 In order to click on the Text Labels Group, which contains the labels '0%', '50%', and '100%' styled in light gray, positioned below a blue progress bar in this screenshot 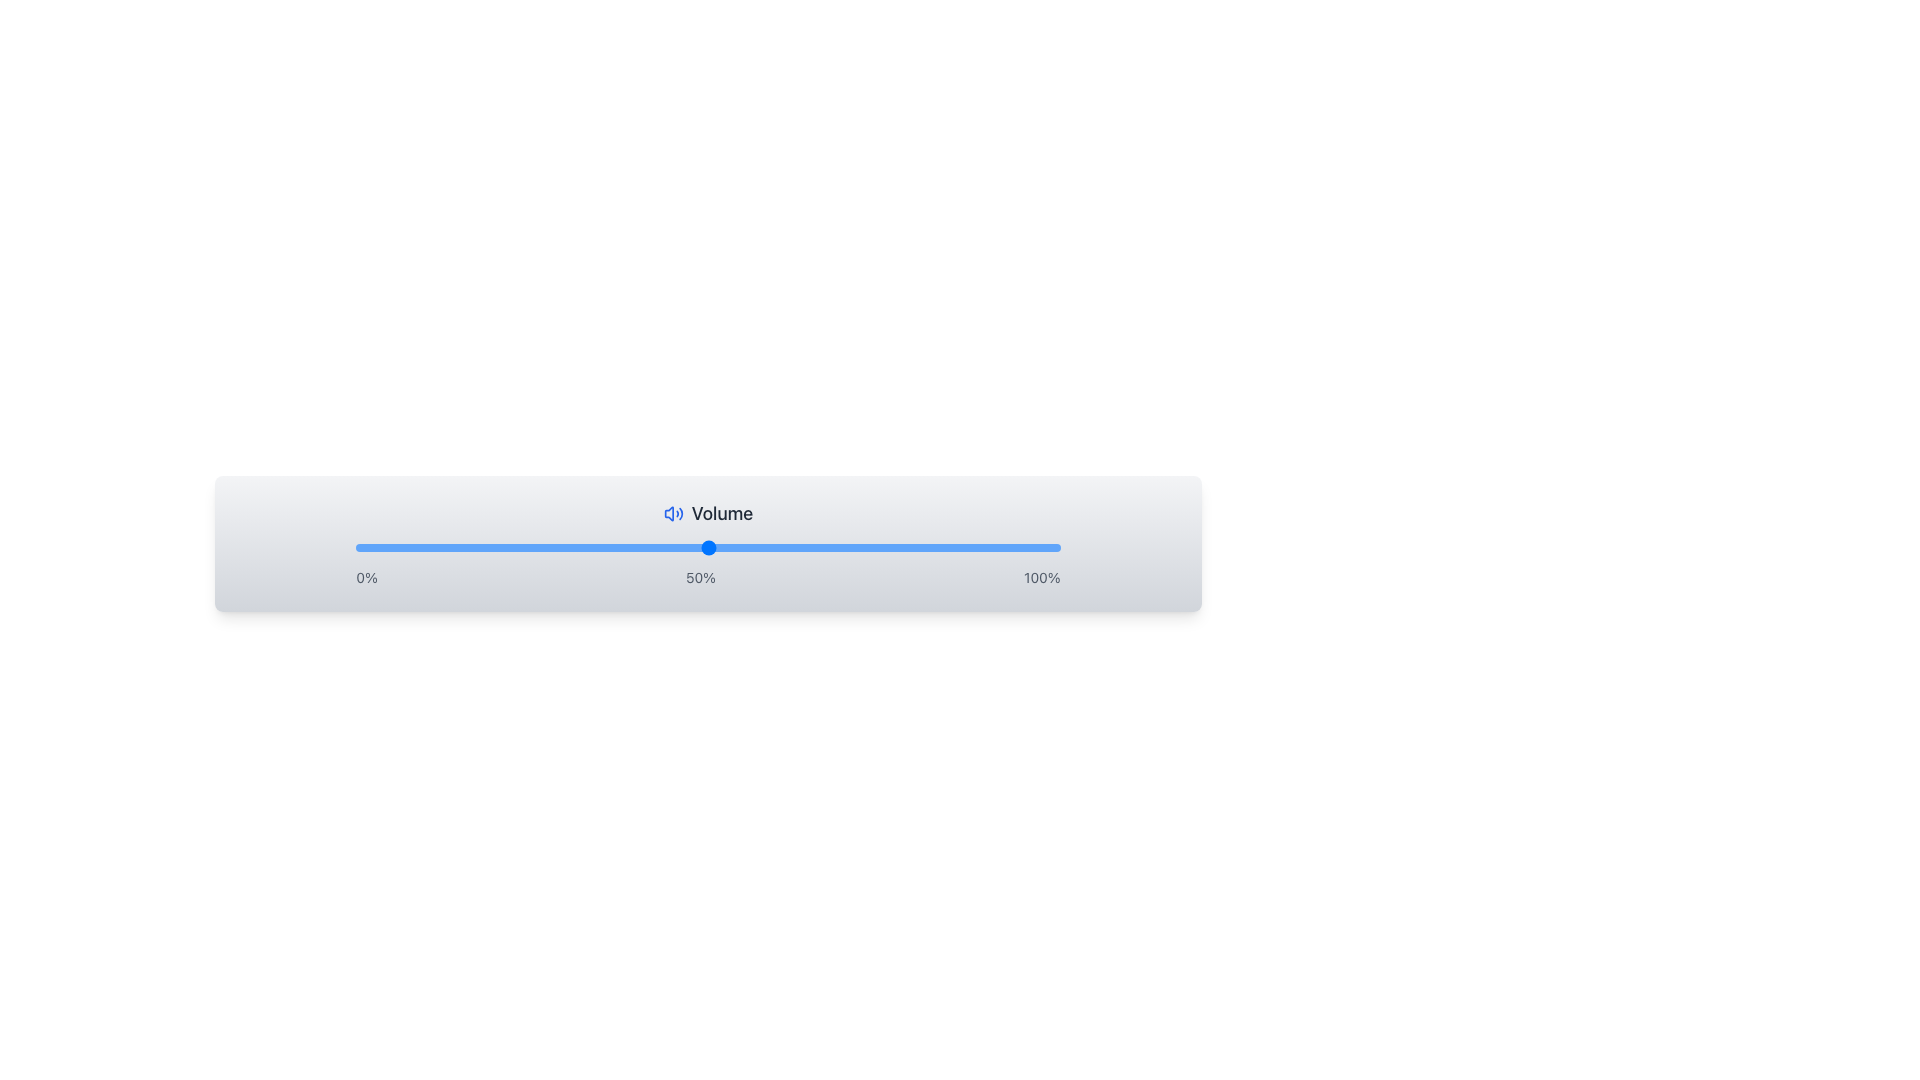, I will do `click(708, 578)`.